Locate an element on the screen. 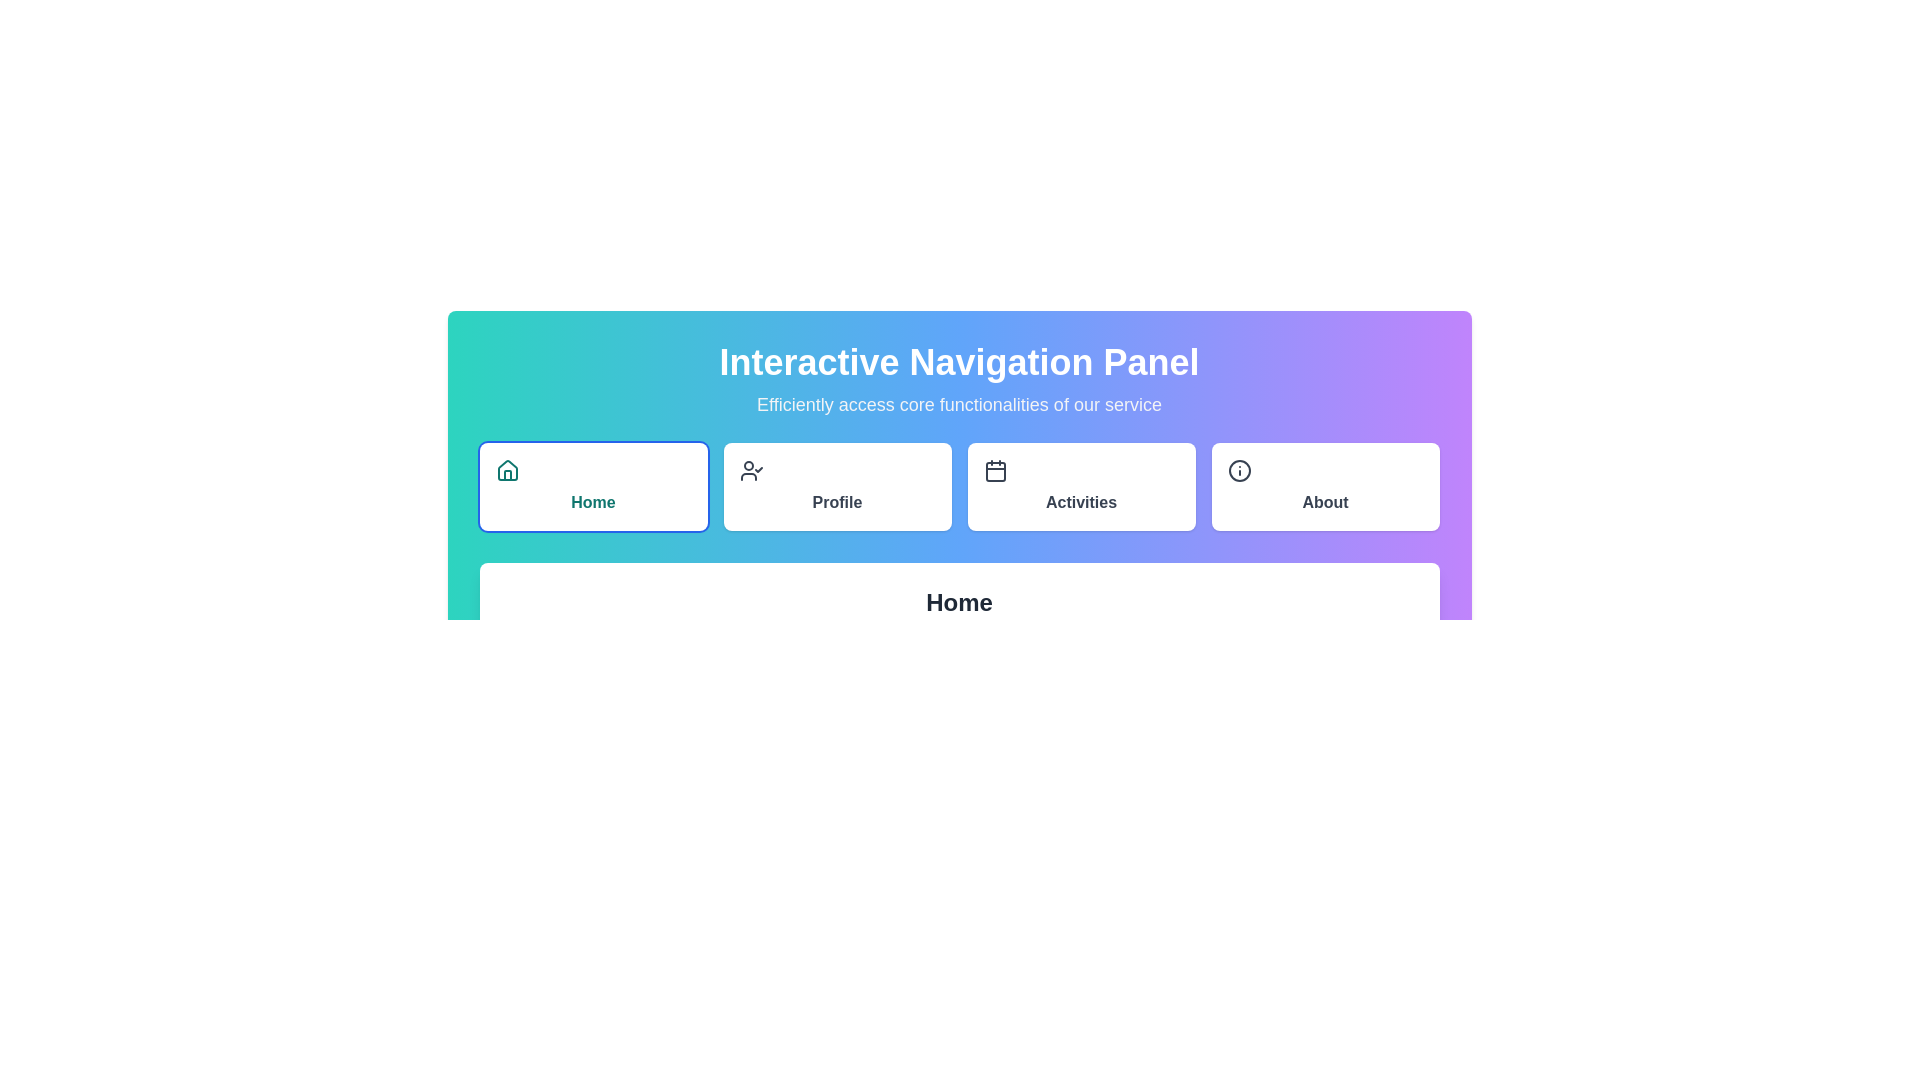 This screenshot has height=1080, width=1920. the text label that provides additional context for the 'Interactive Navigation Panel' header, located below it is located at coordinates (958, 405).